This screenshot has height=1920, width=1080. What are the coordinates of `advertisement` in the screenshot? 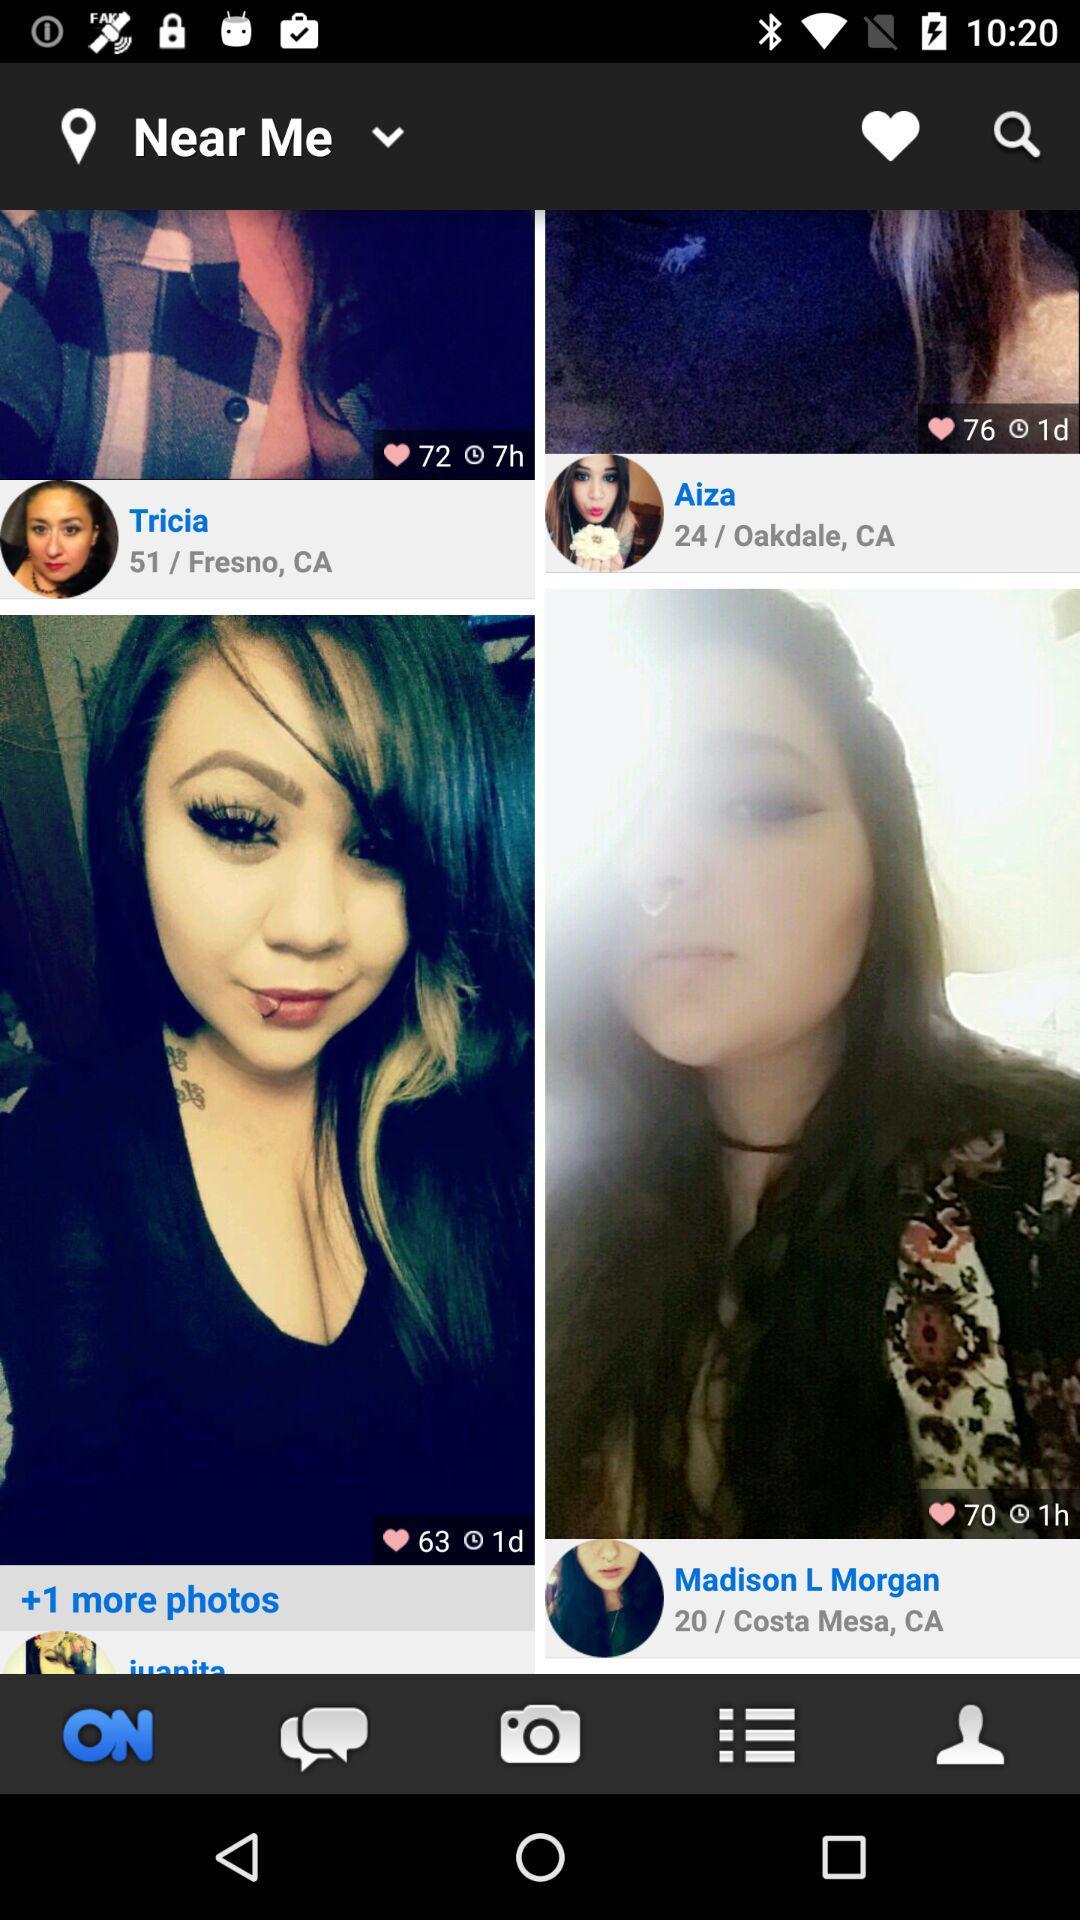 It's located at (266, 1089).